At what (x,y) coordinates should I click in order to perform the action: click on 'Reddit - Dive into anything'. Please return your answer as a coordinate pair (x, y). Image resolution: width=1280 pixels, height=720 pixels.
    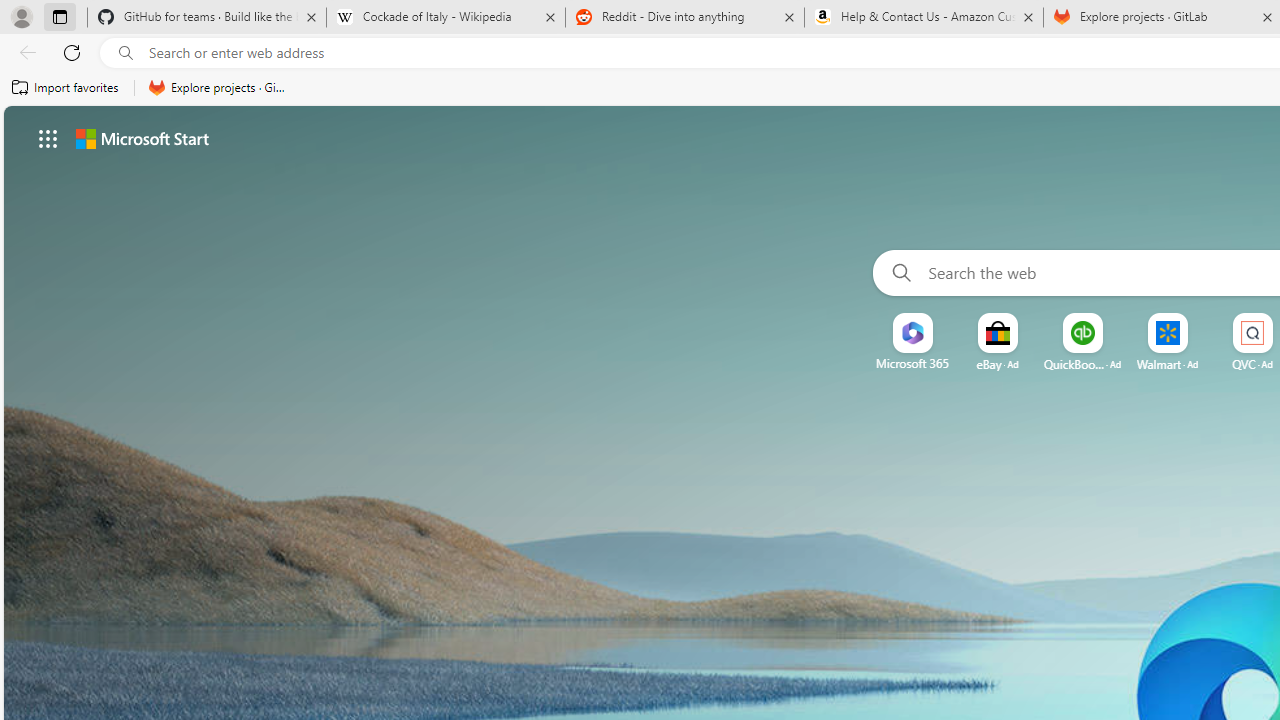
    Looking at the image, I should click on (684, 17).